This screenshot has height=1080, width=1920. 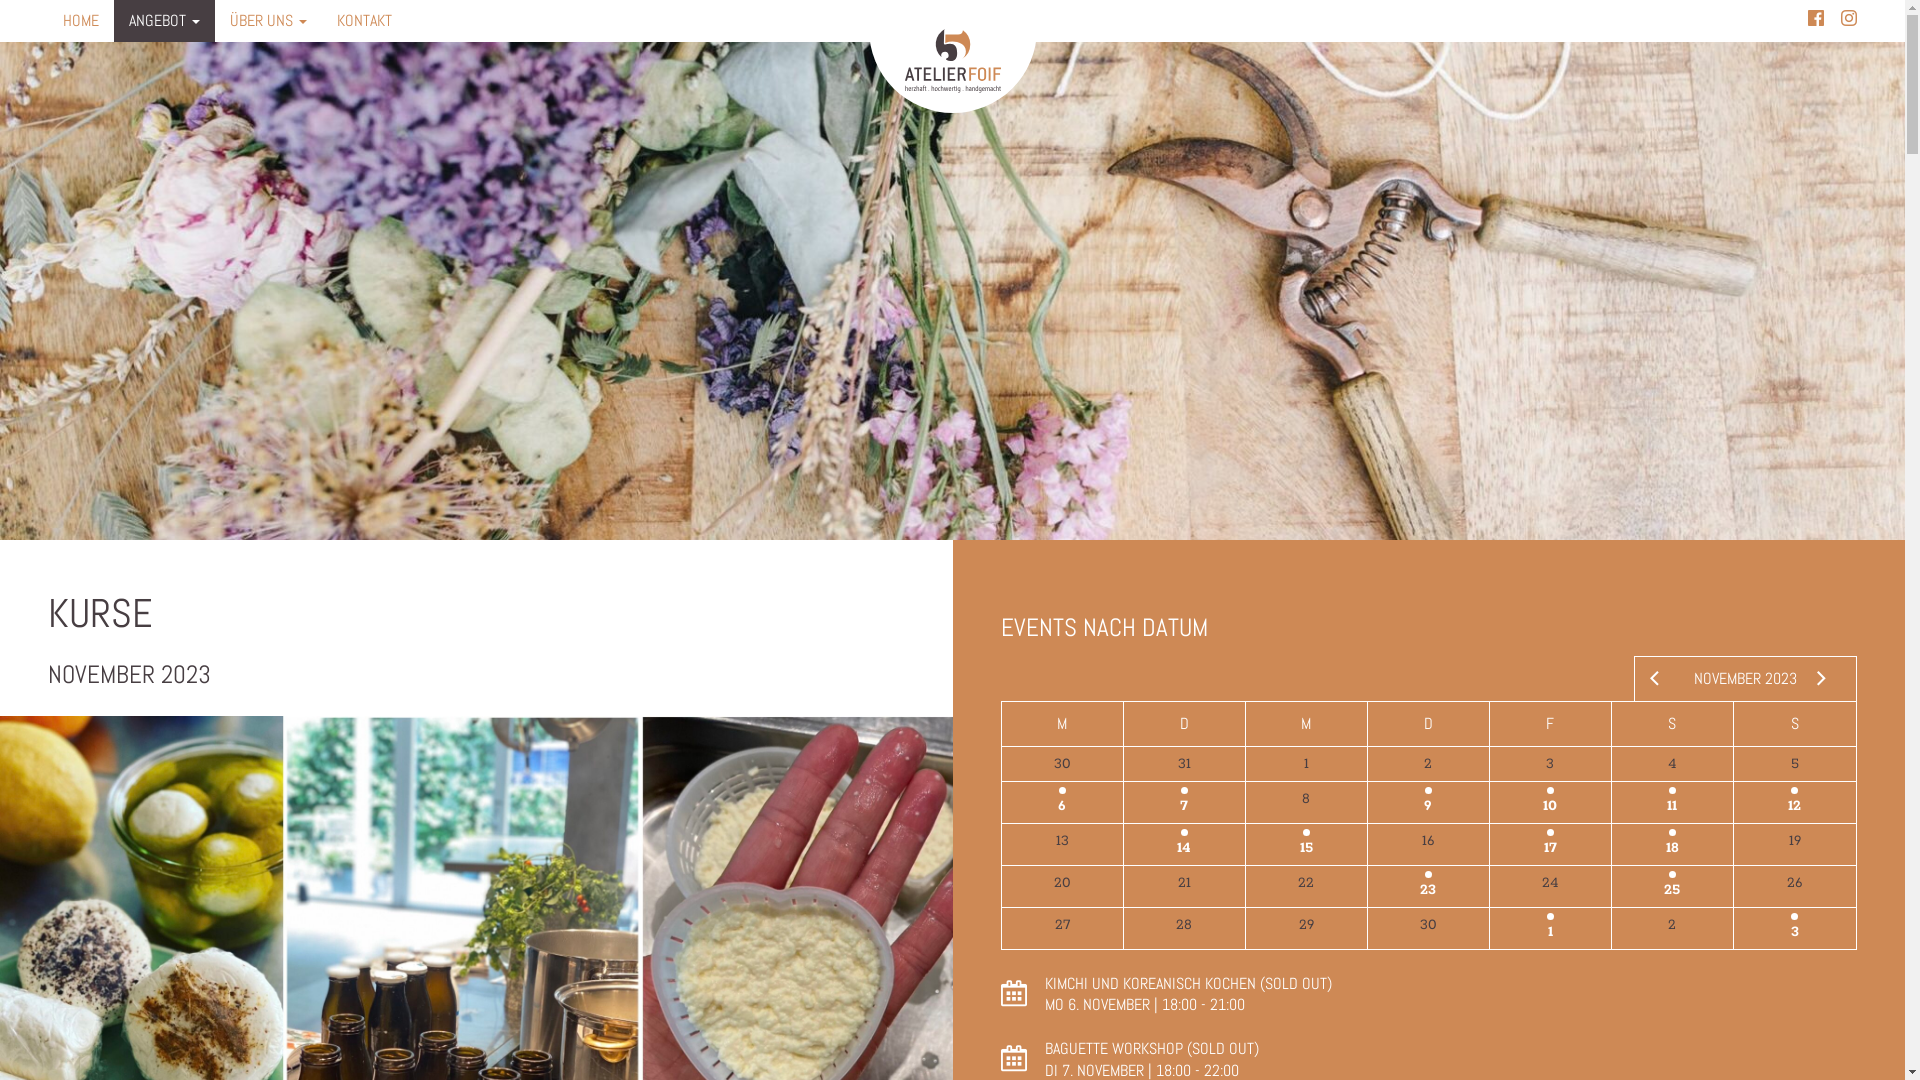 What do you see at coordinates (1245, 801) in the screenshot?
I see `'0 VERANSTALTUNGEN,` at bounding box center [1245, 801].